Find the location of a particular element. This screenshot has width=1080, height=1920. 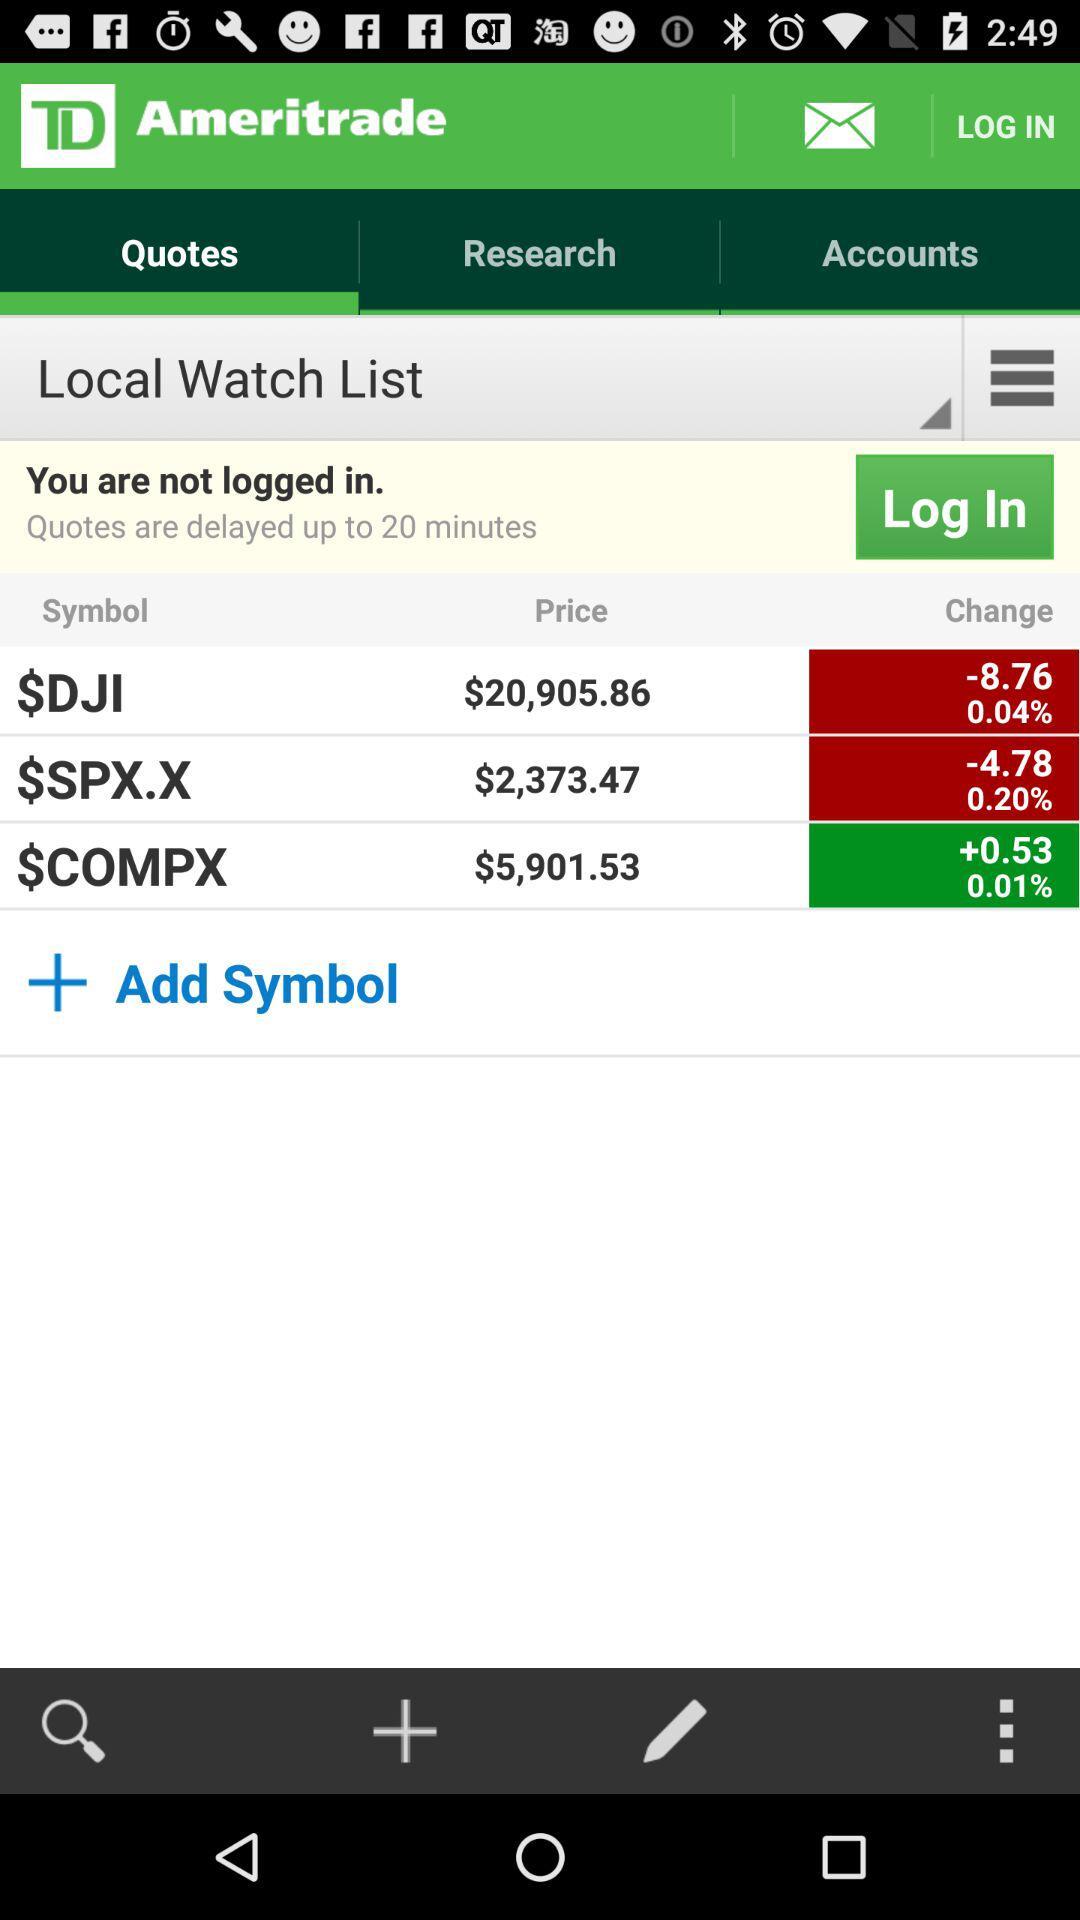

$20,905.86 app is located at coordinates (557, 691).